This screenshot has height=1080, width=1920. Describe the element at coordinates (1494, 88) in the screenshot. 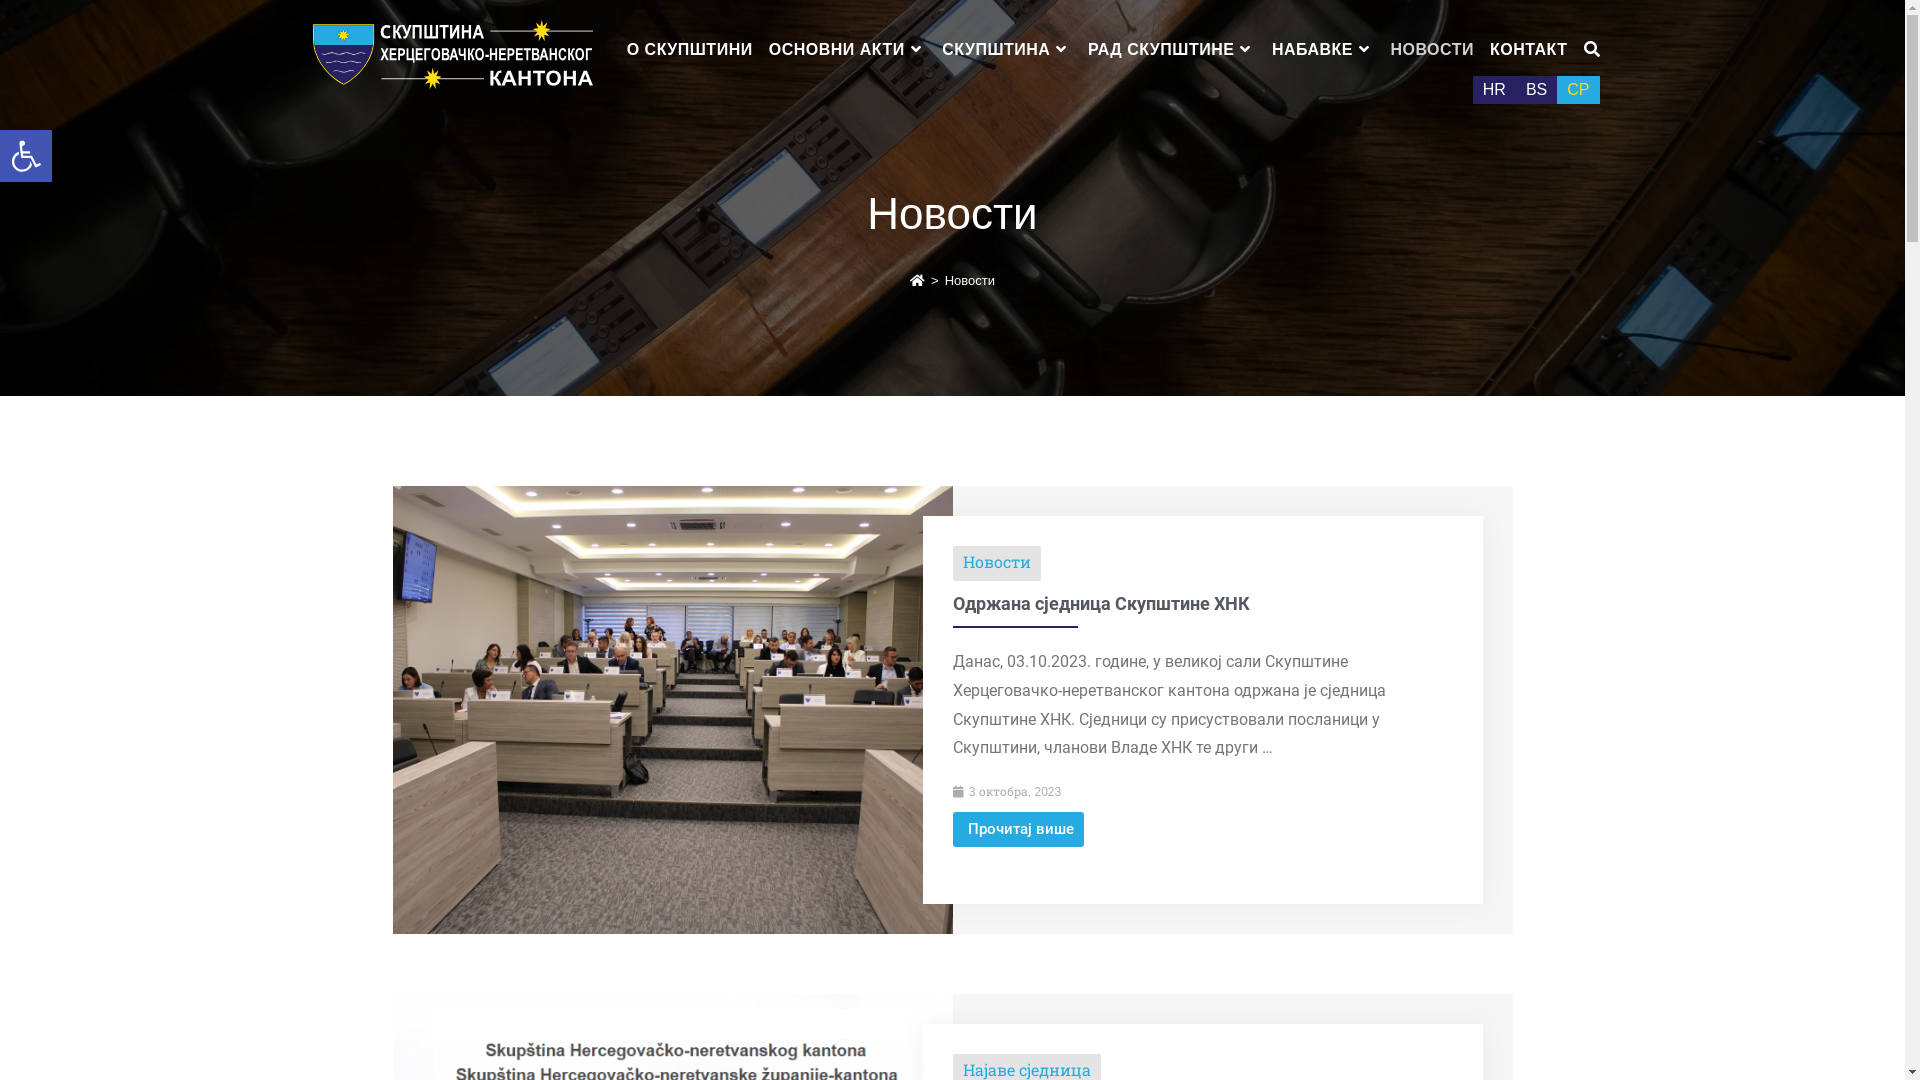

I see `'HR'` at that location.